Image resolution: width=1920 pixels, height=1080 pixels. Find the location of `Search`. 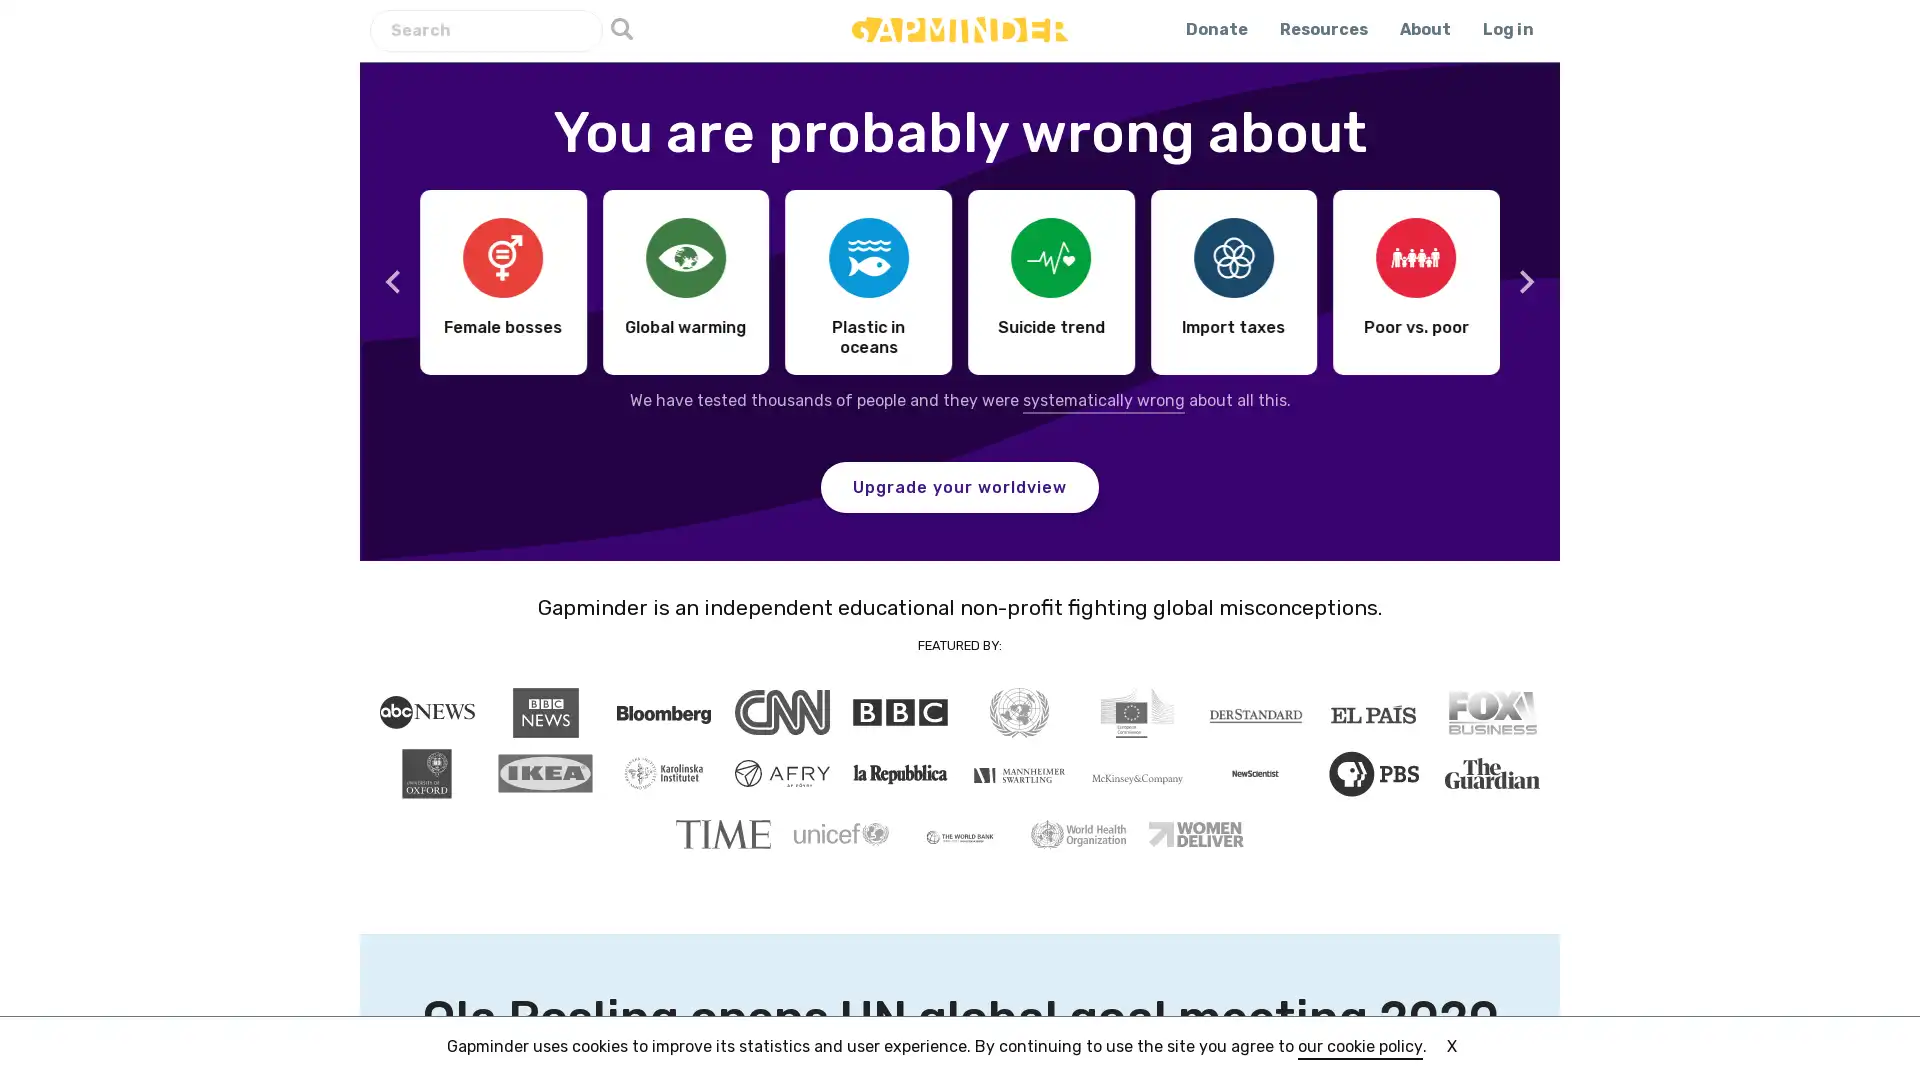

Search is located at coordinates (621, 29).